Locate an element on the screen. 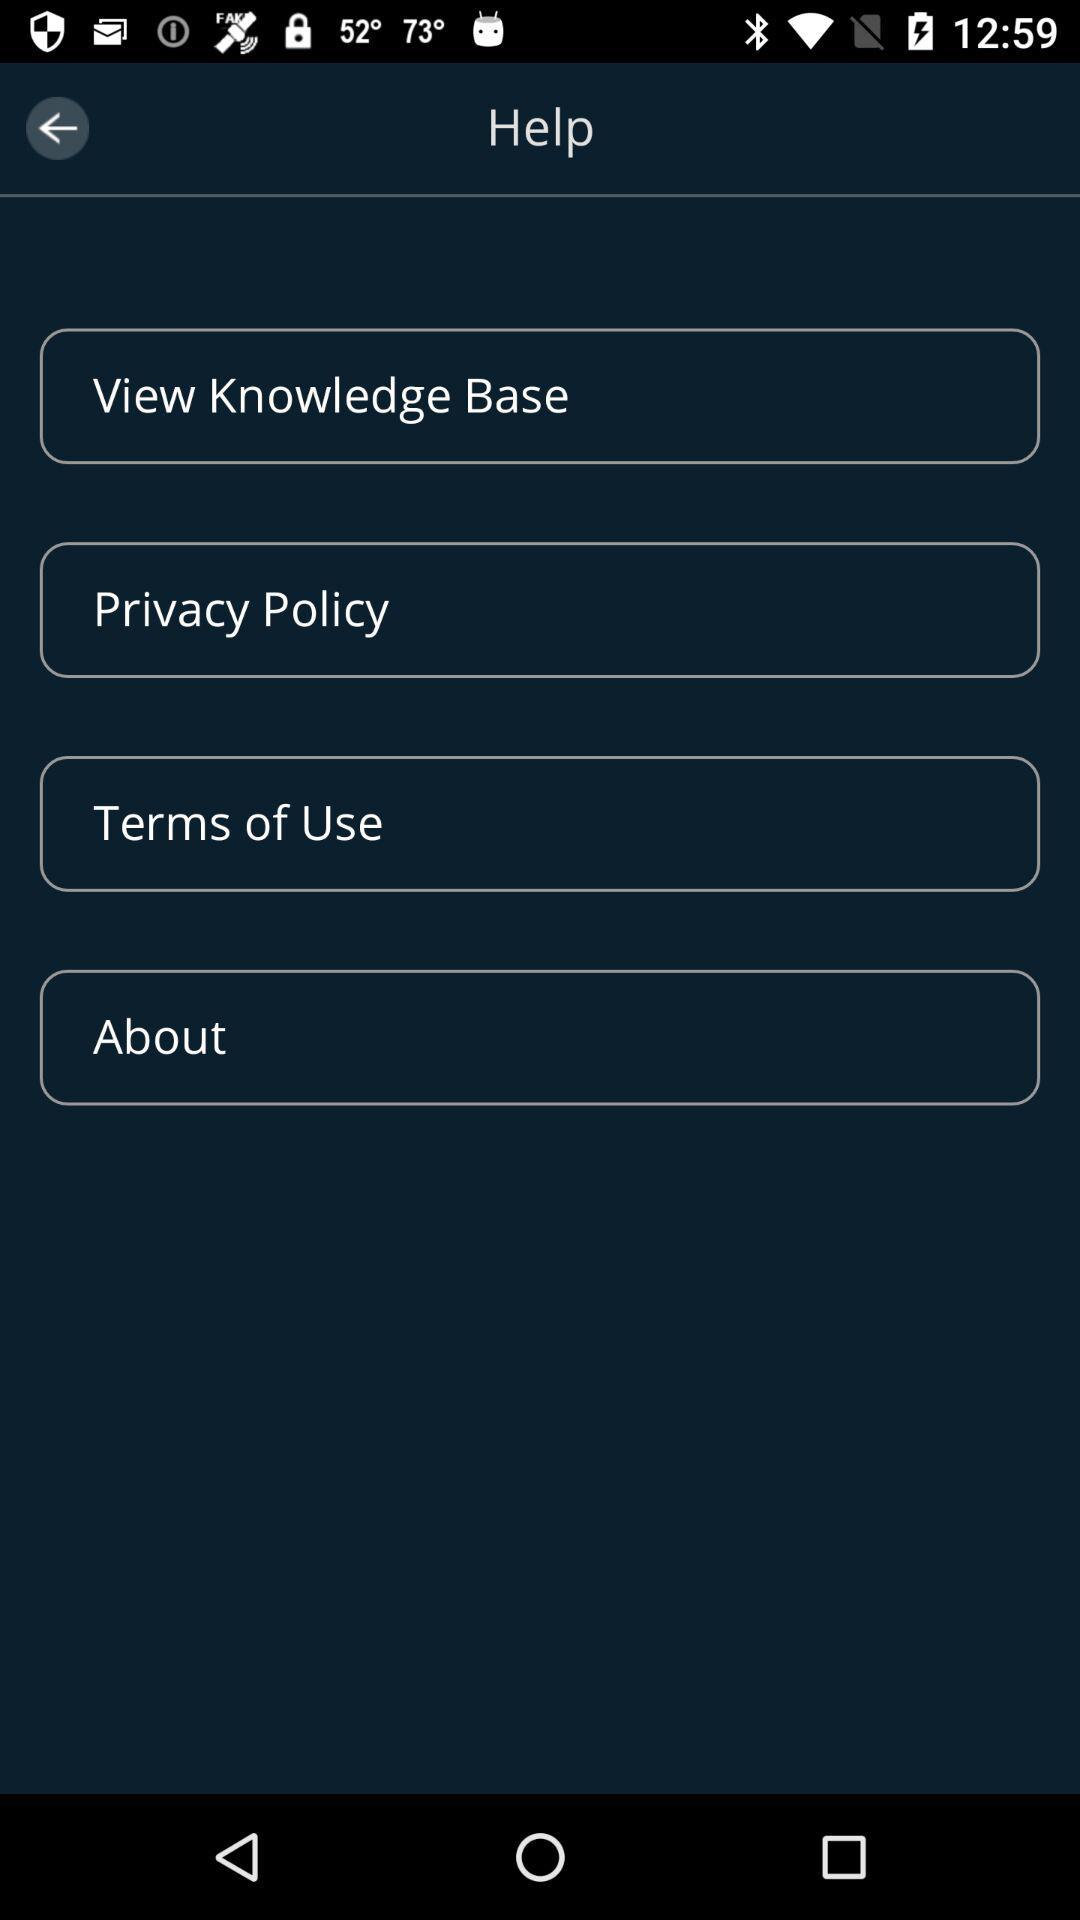 Image resolution: width=1080 pixels, height=1920 pixels. the arrow_backward icon is located at coordinates (56, 127).